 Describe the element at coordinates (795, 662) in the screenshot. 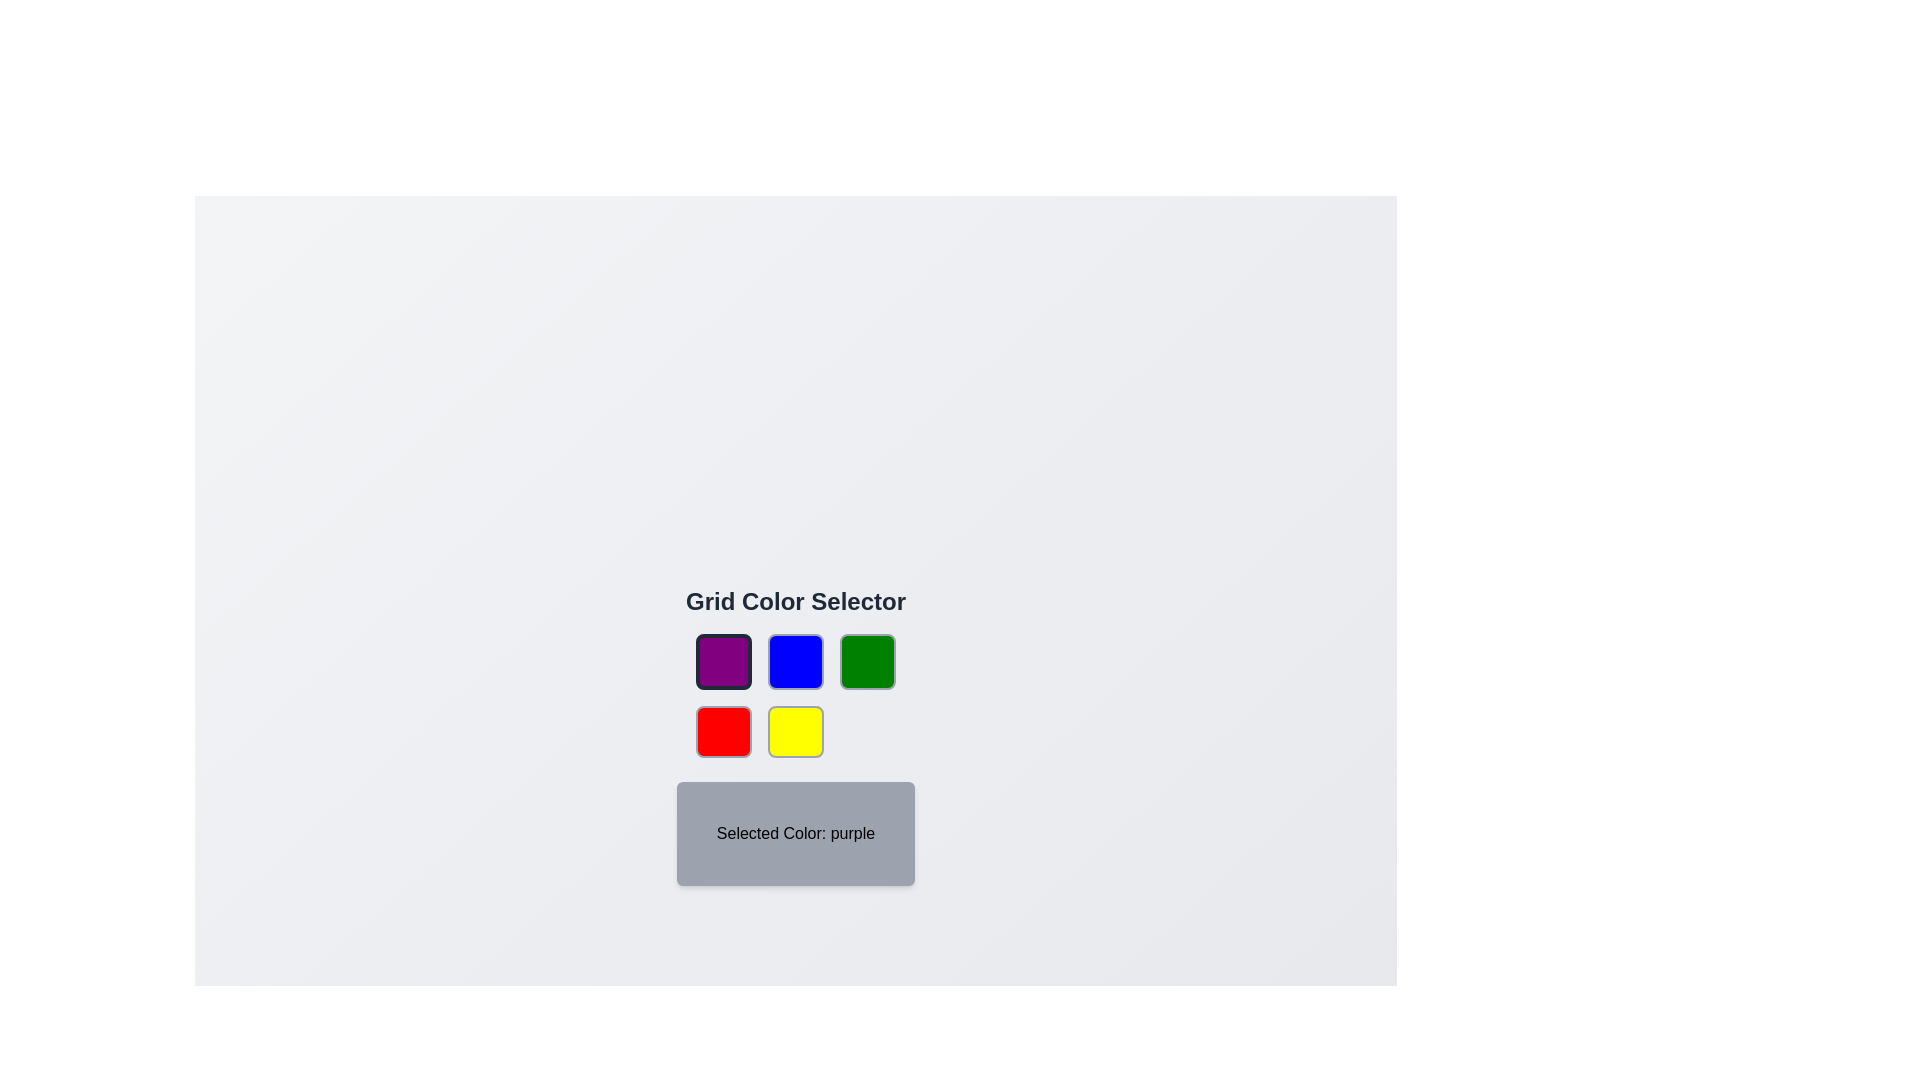

I see `the color button corresponding to blue` at that location.